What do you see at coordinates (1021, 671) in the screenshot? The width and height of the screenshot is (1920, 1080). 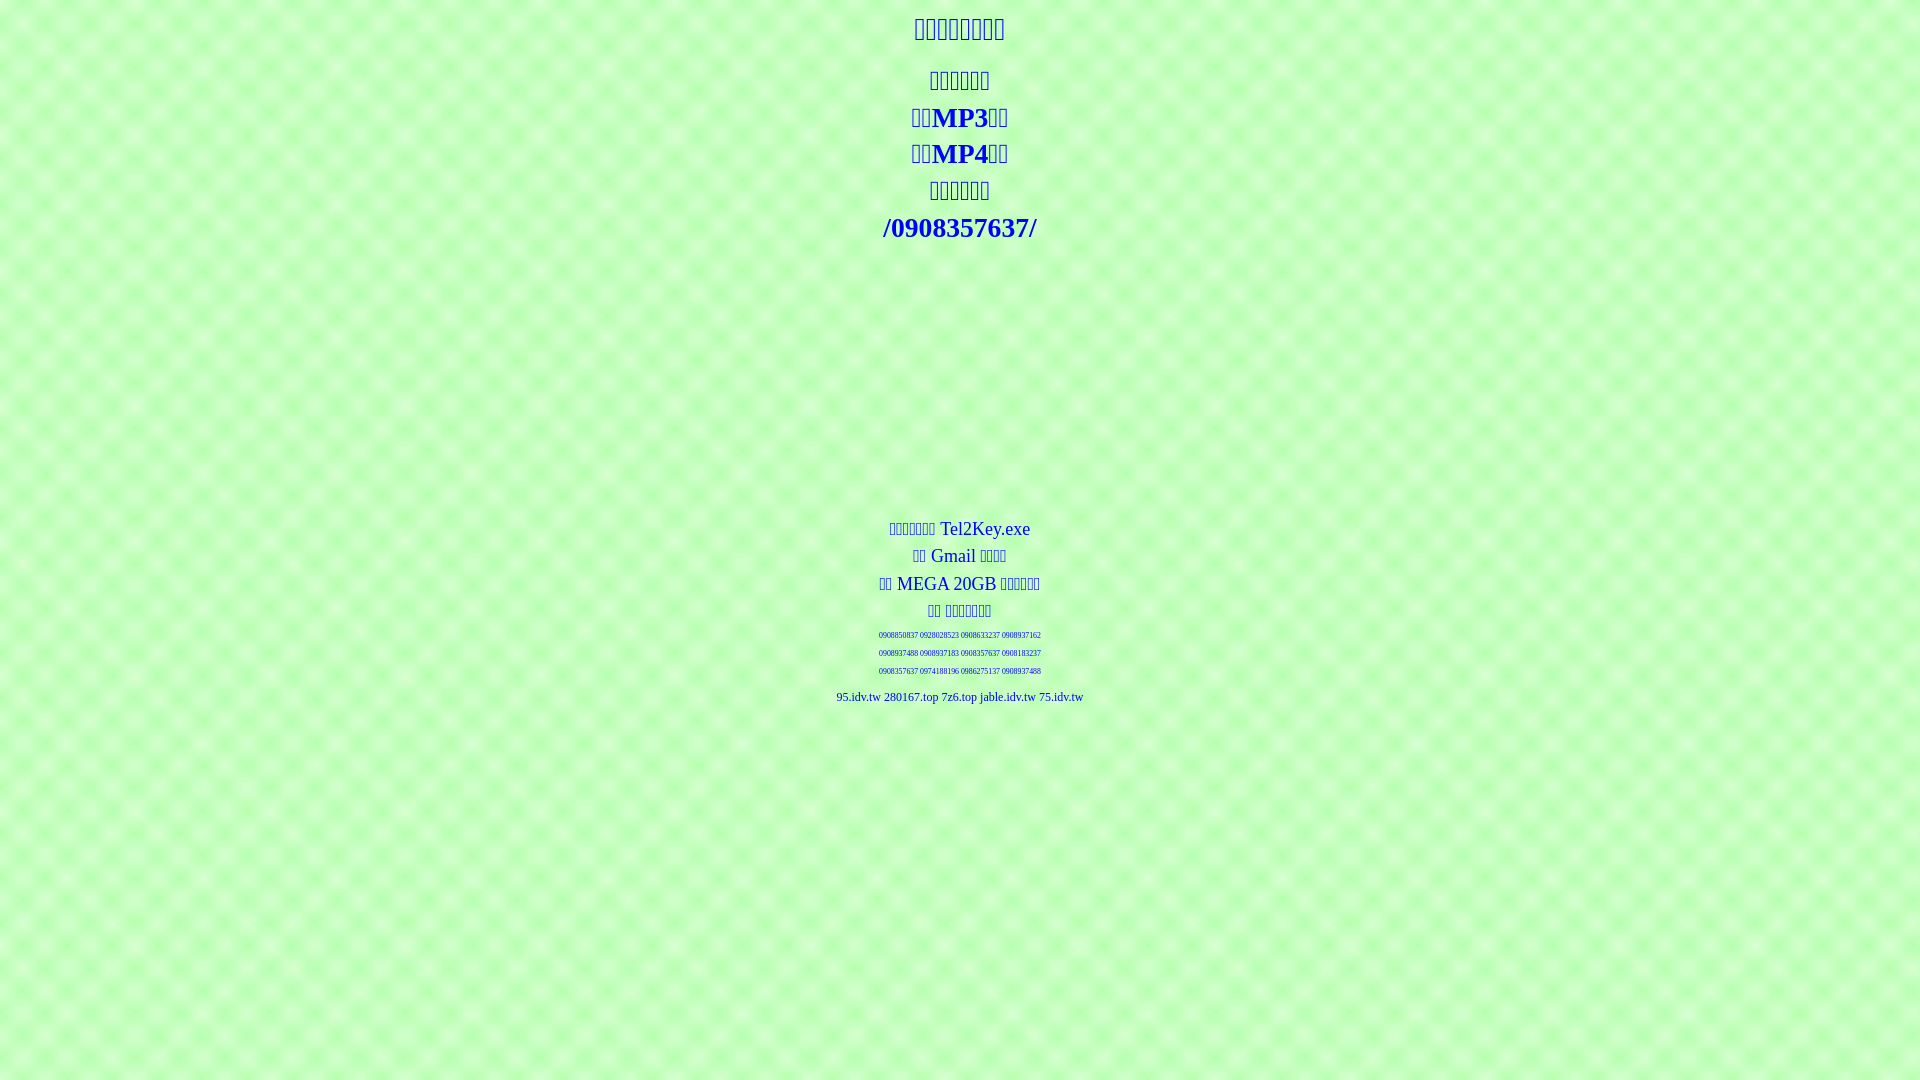 I see `'0908937488'` at bounding box center [1021, 671].